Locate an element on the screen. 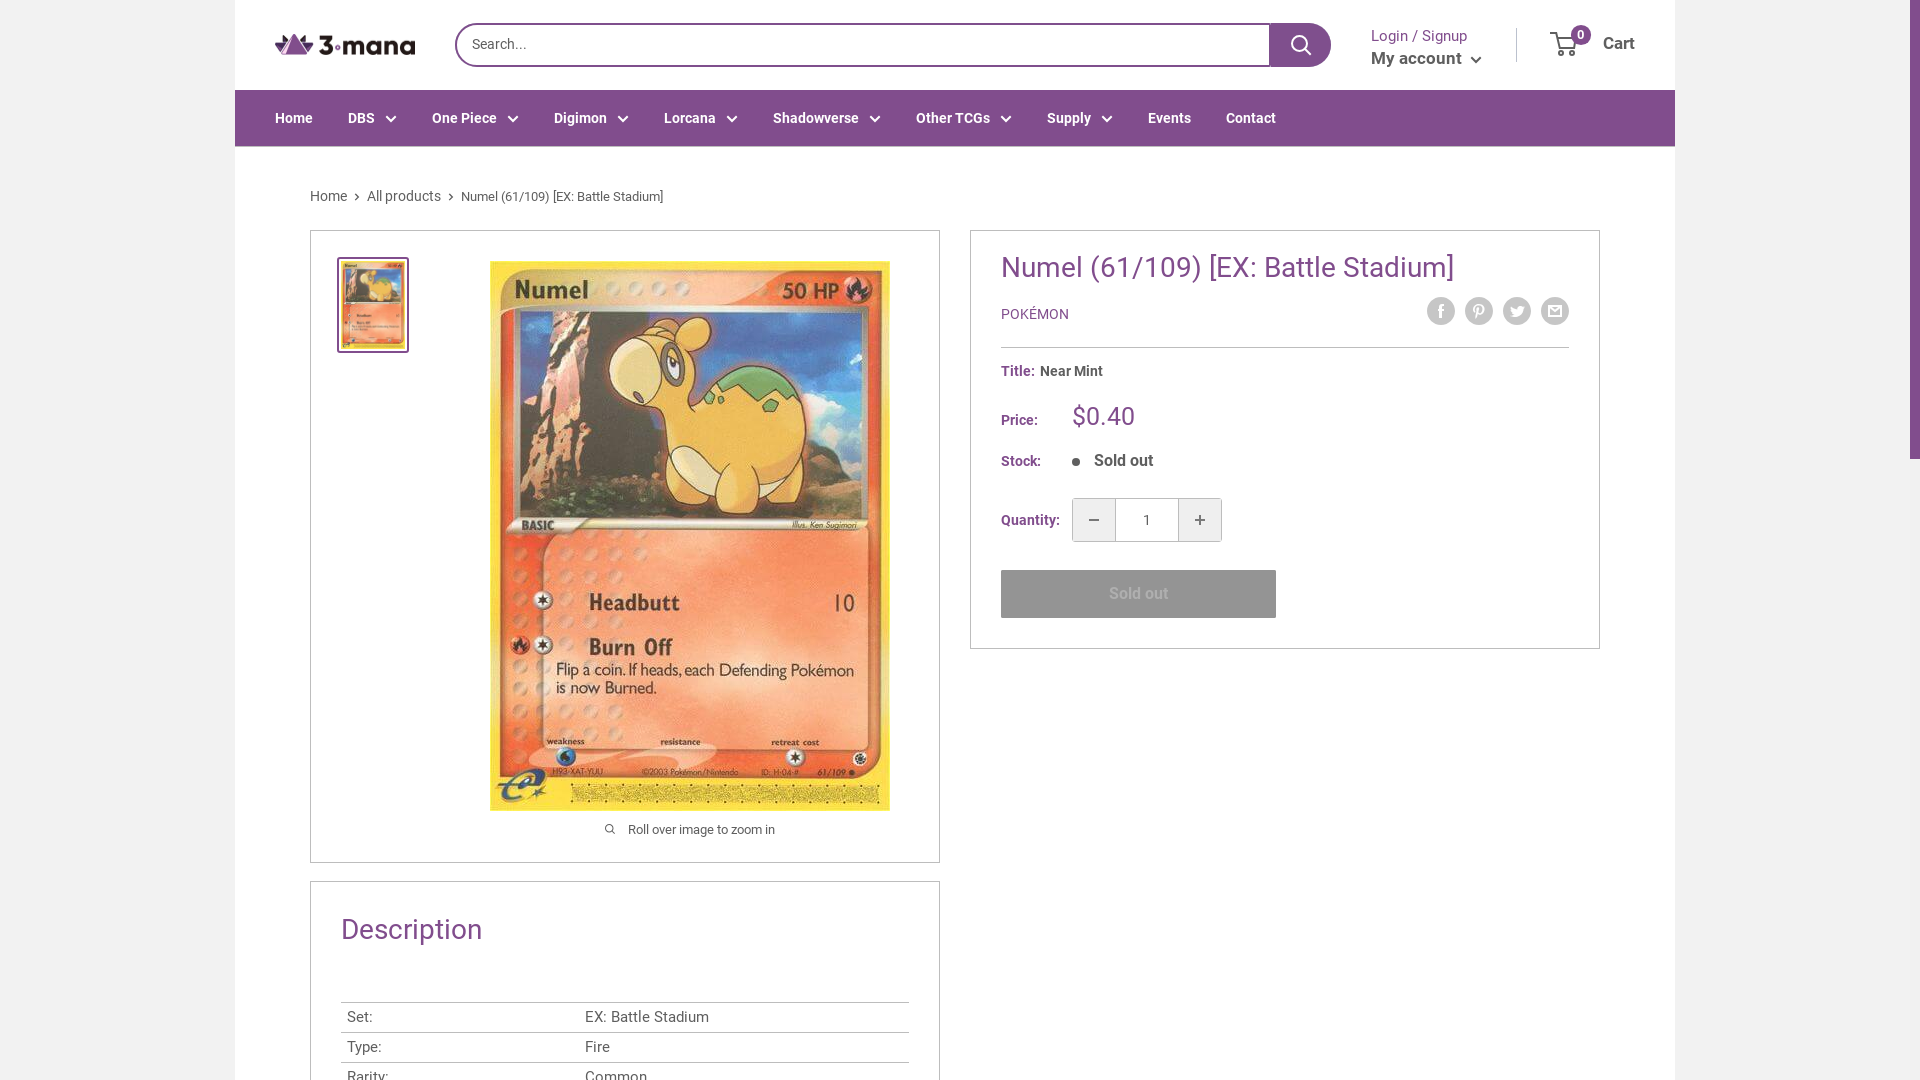 This screenshot has width=1920, height=1080. 'BSD' is located at coordinates (324, 71).